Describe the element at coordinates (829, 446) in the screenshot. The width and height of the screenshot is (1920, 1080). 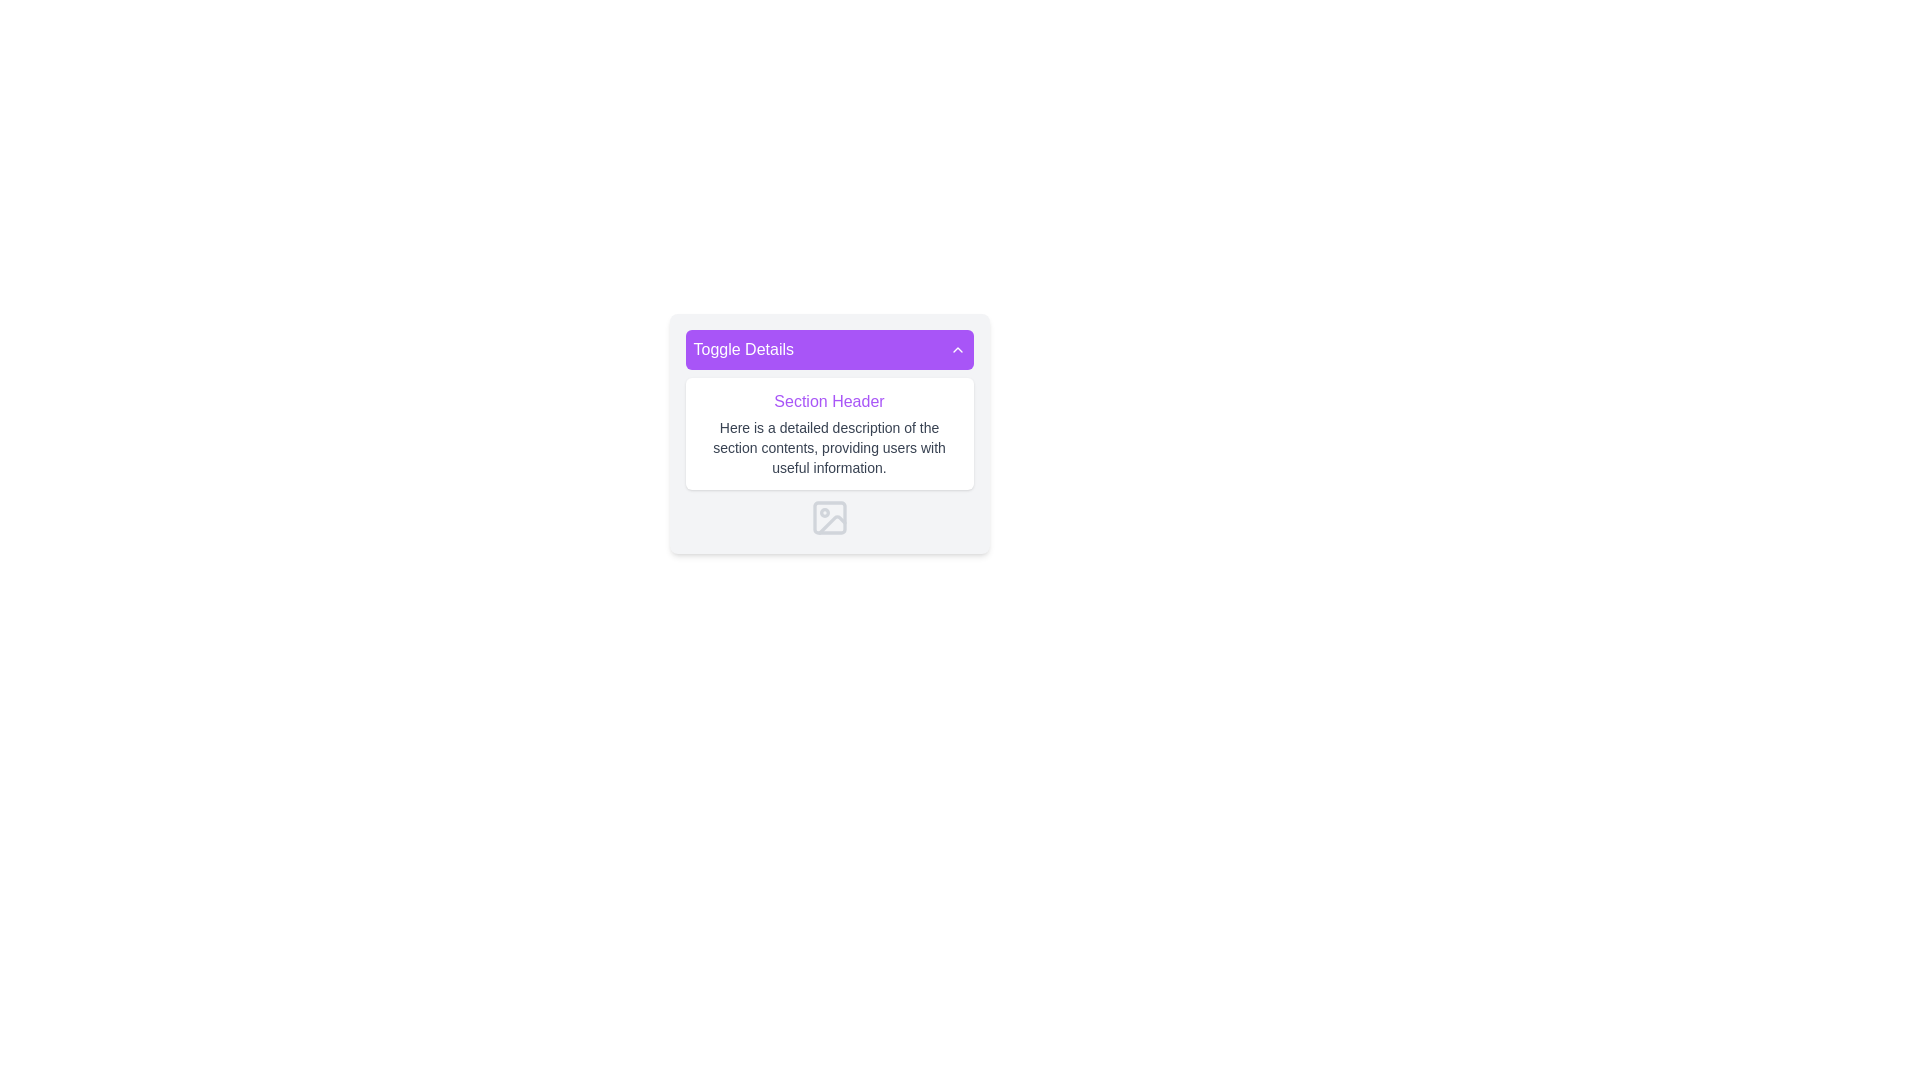
I see `descriptive text located below the bold purple section header, which provides useful information about the section contents` at that location.